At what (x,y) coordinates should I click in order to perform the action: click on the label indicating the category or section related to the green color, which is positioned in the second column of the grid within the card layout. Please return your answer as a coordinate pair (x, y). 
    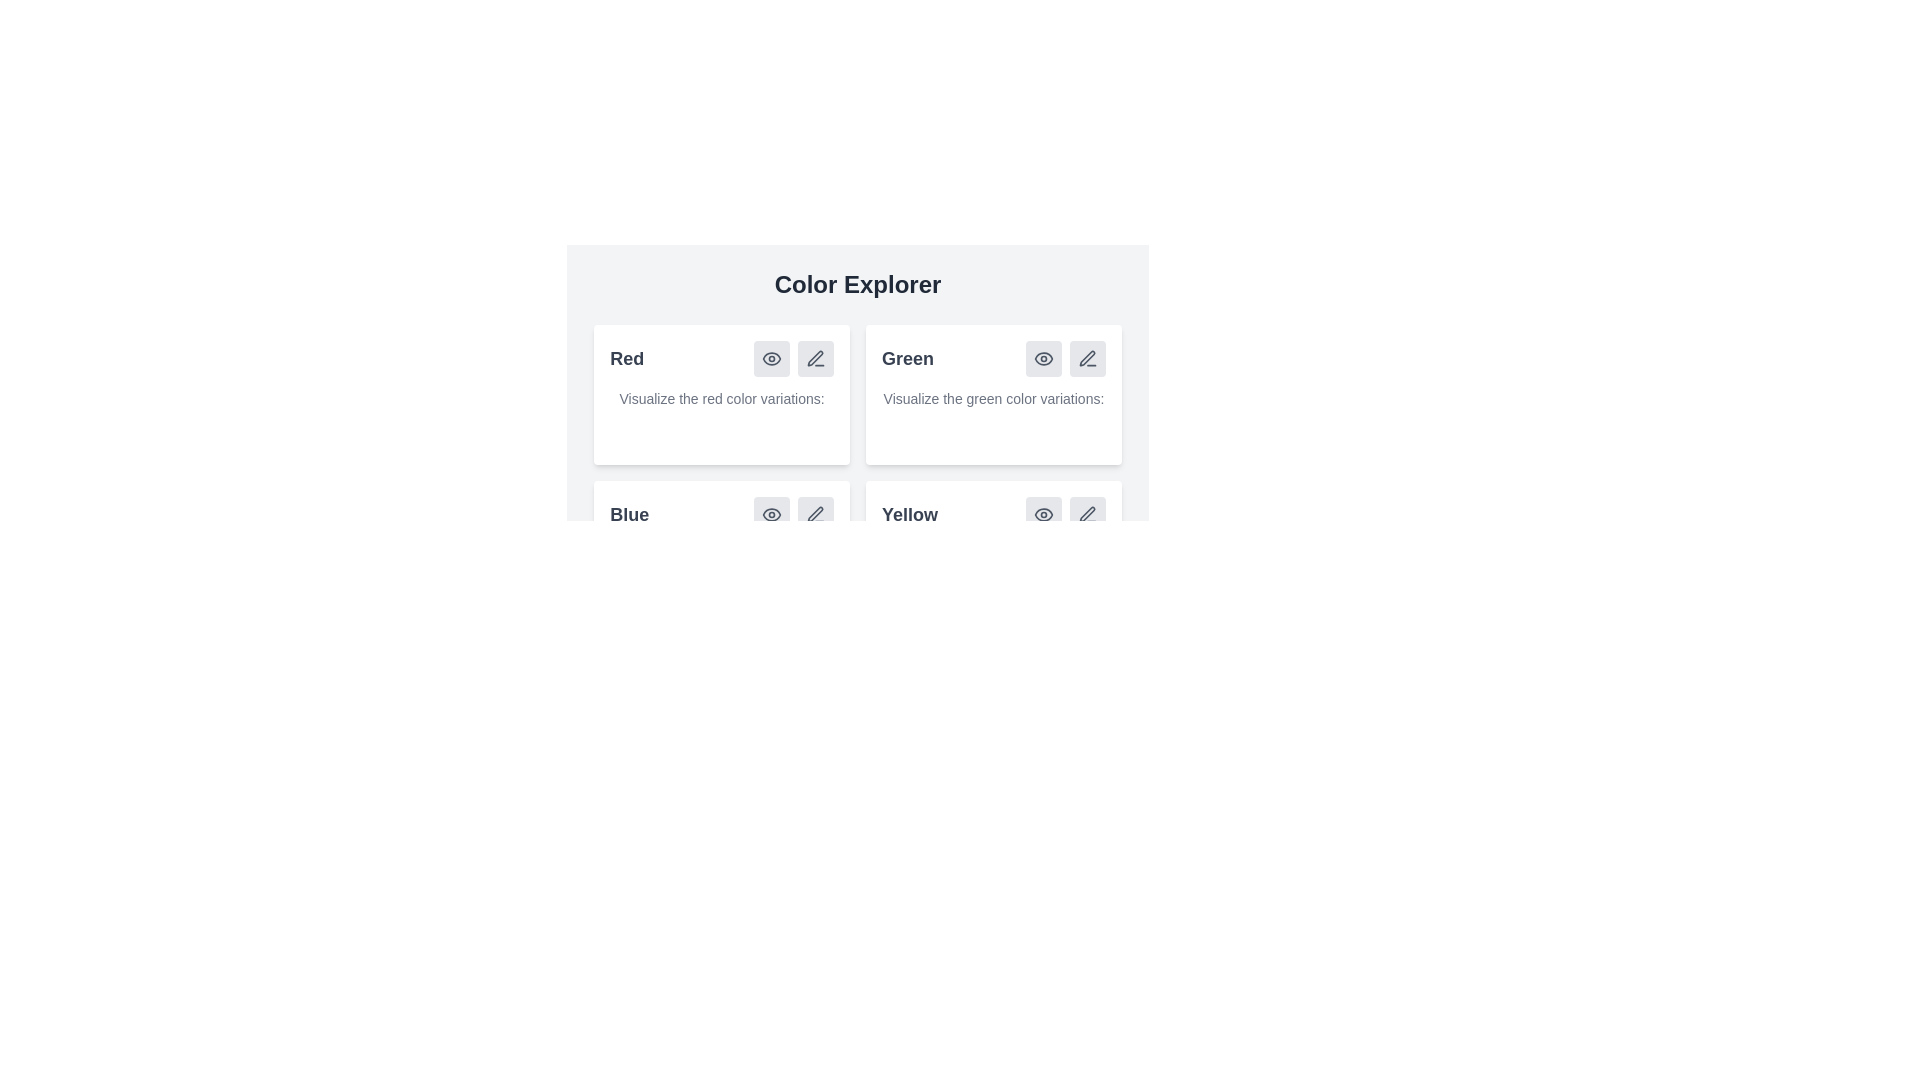
    Looking at the image, I should click on (906, 357).